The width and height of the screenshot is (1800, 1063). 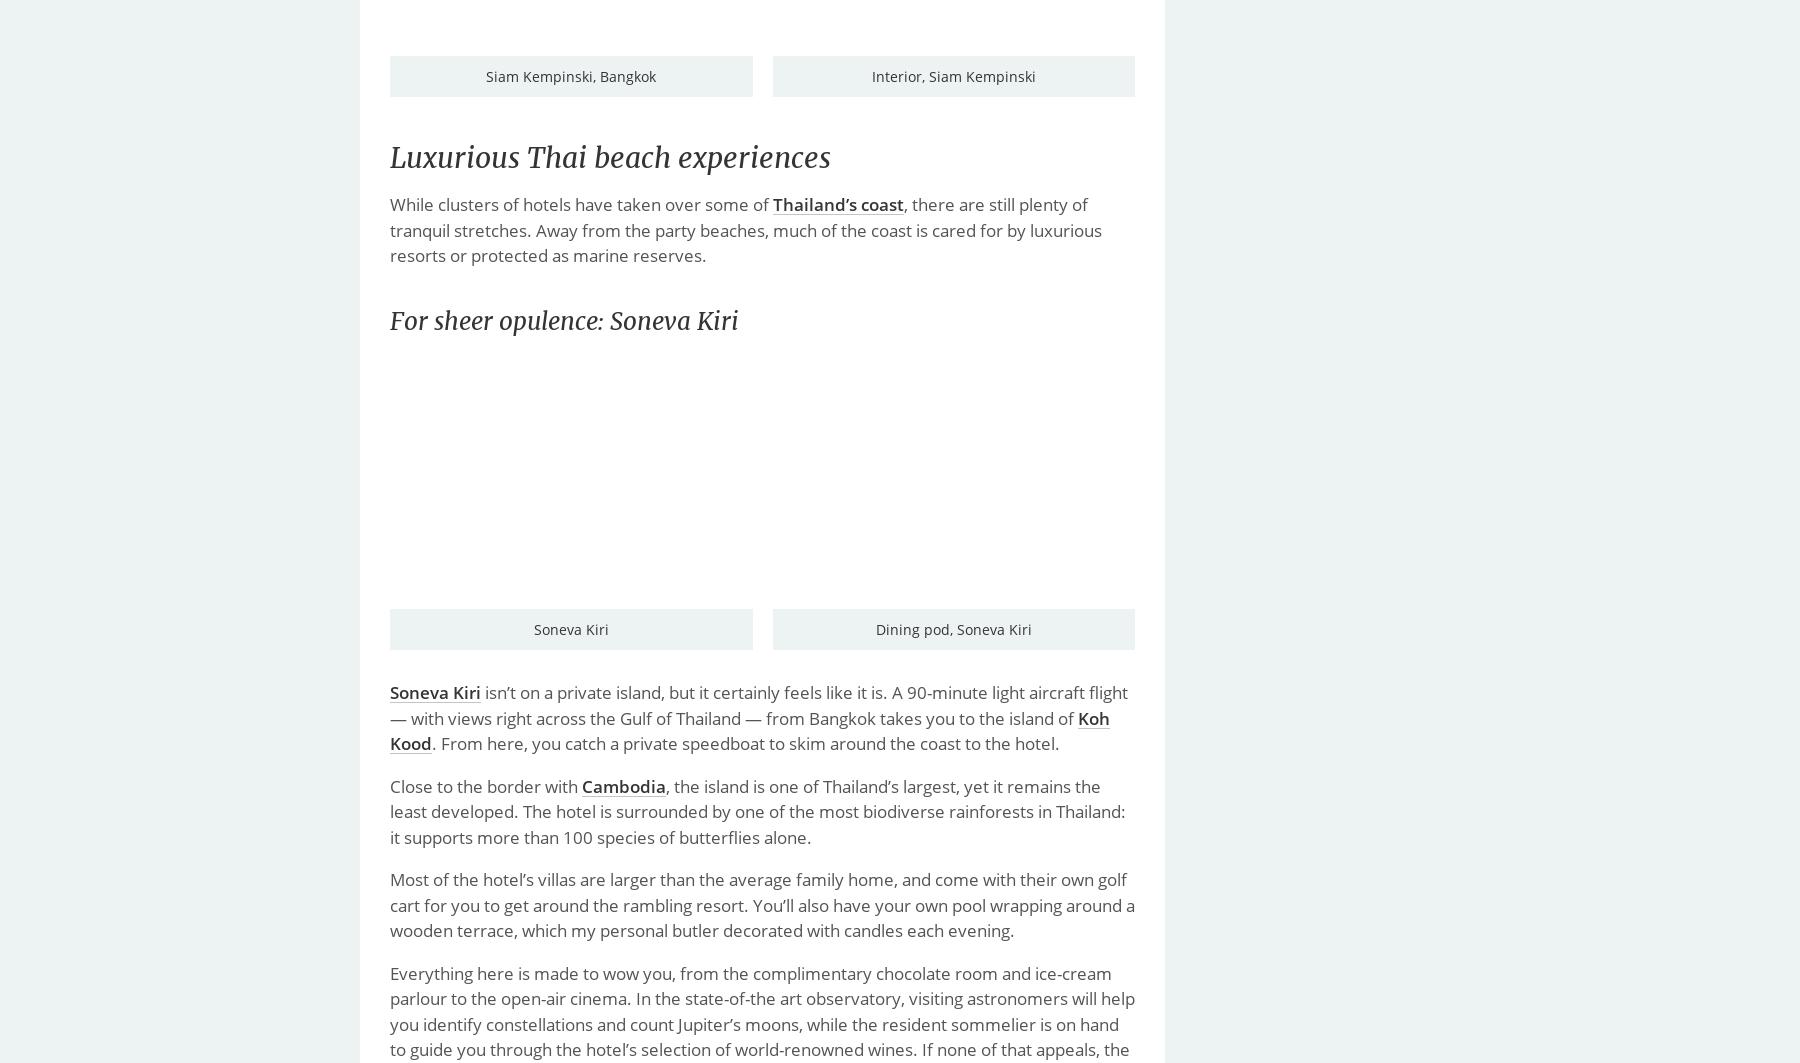 I want to click on 'Koh Kood', so click(x=749, y=729).